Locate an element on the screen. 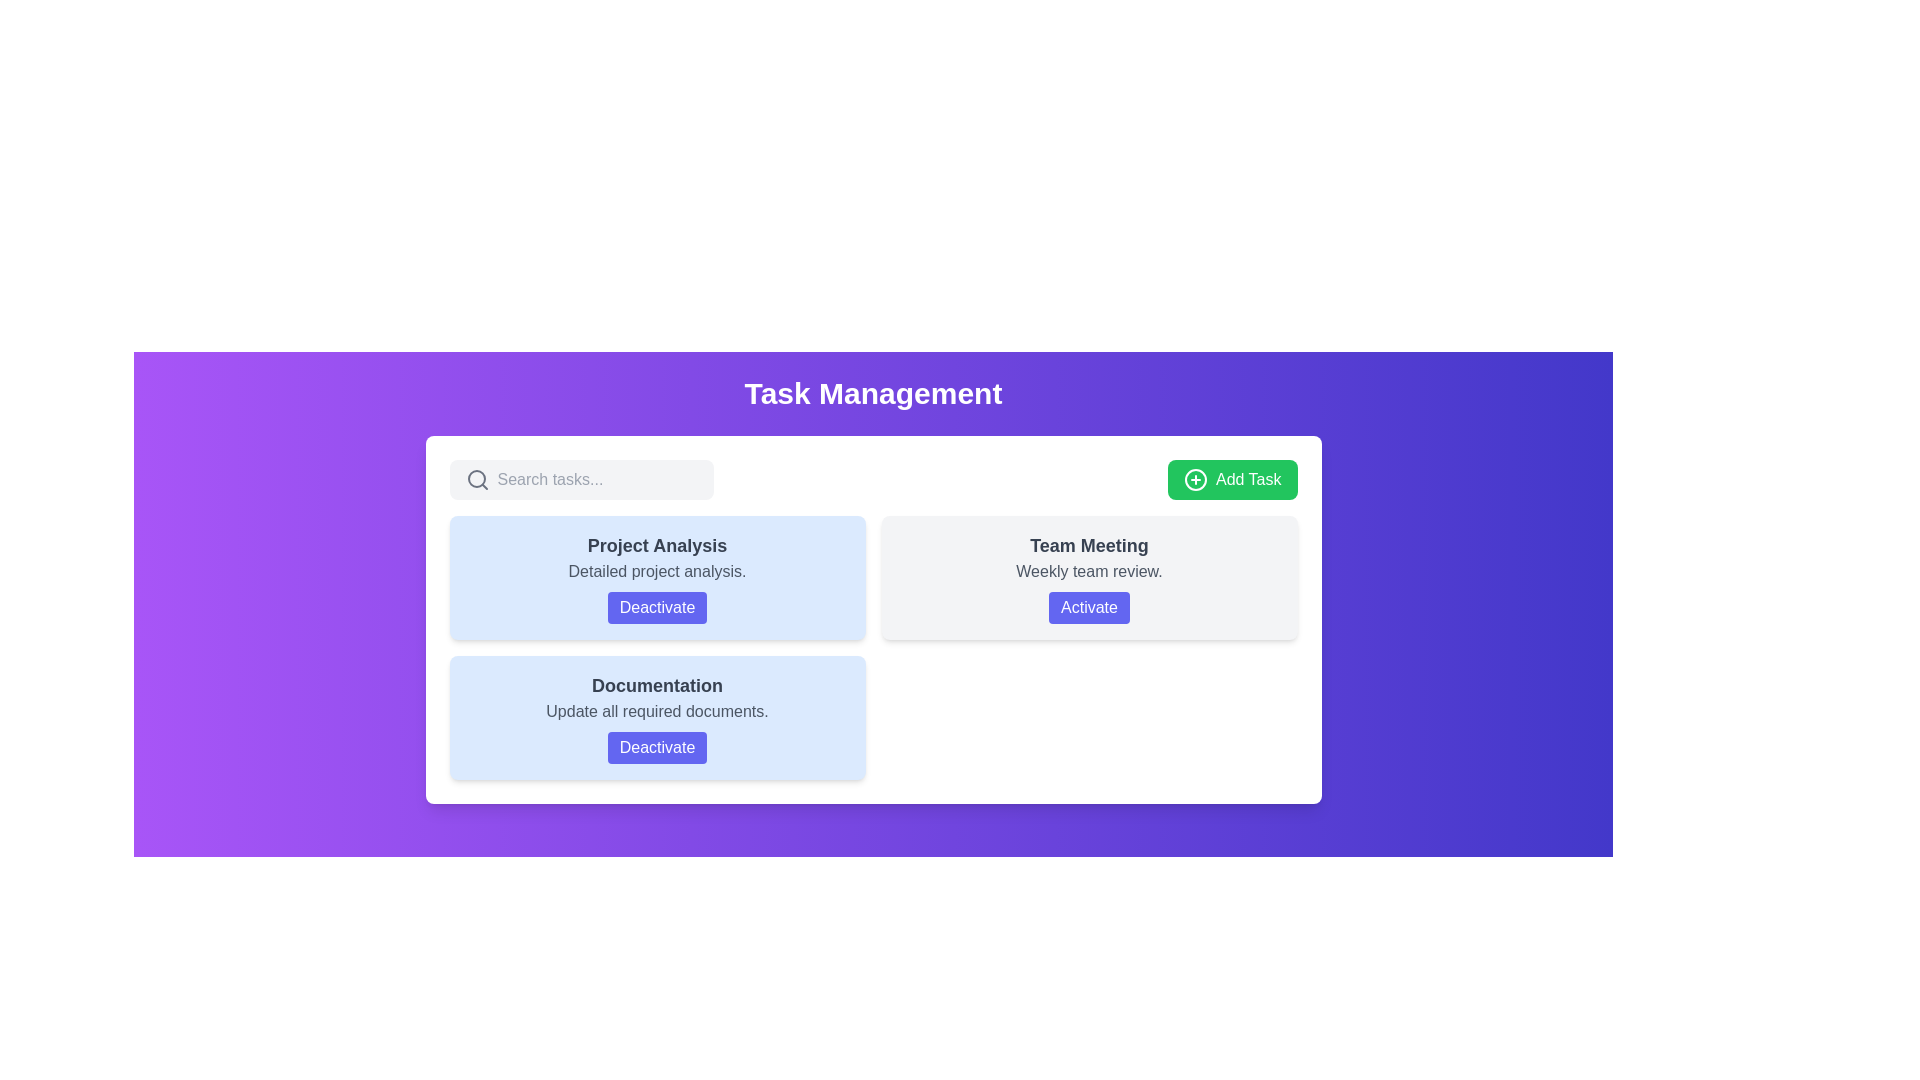 This screenshot has width=1920, height=1080. the 'Activate' button on the 'Team Meeting' task card located in the right column of the first row under the 'Task Management' section is located at coordinates (1088, 578).